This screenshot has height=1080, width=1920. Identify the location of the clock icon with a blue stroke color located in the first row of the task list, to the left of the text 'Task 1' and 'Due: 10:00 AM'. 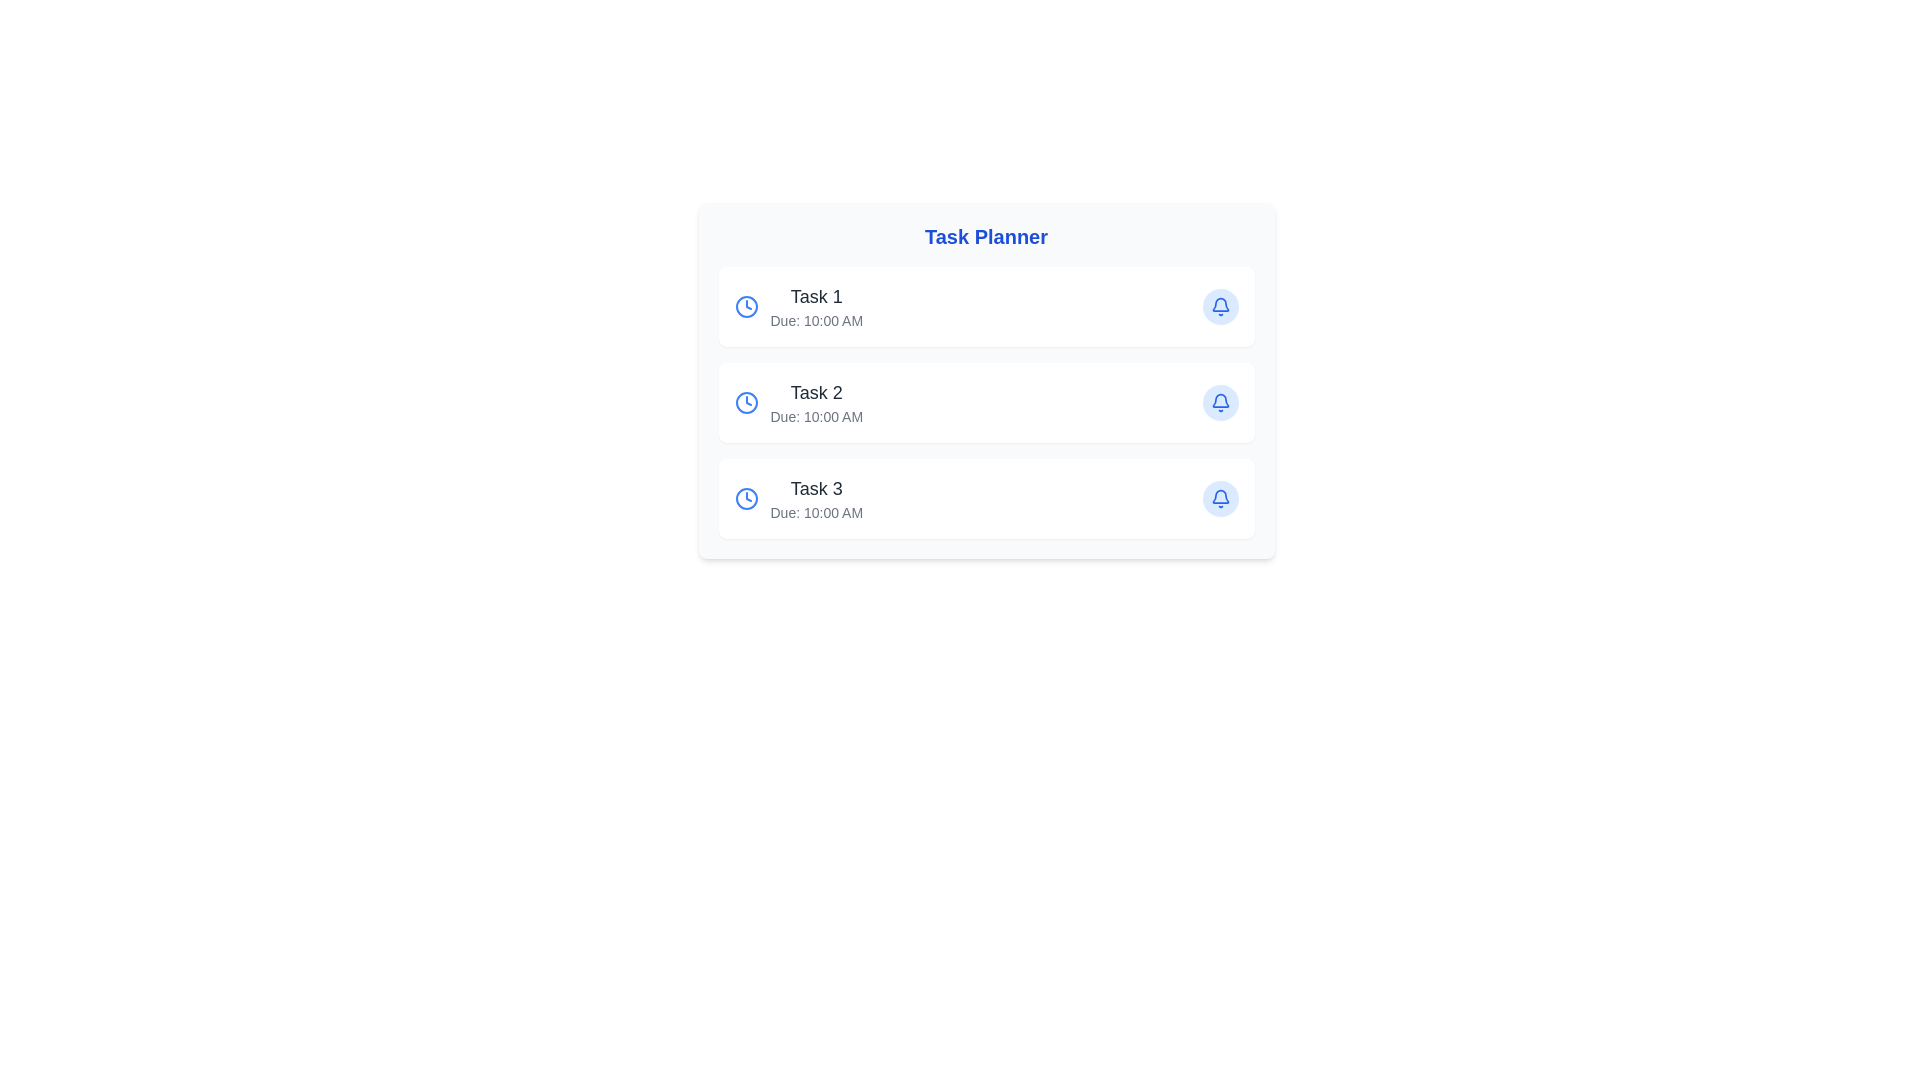
(745, 307).